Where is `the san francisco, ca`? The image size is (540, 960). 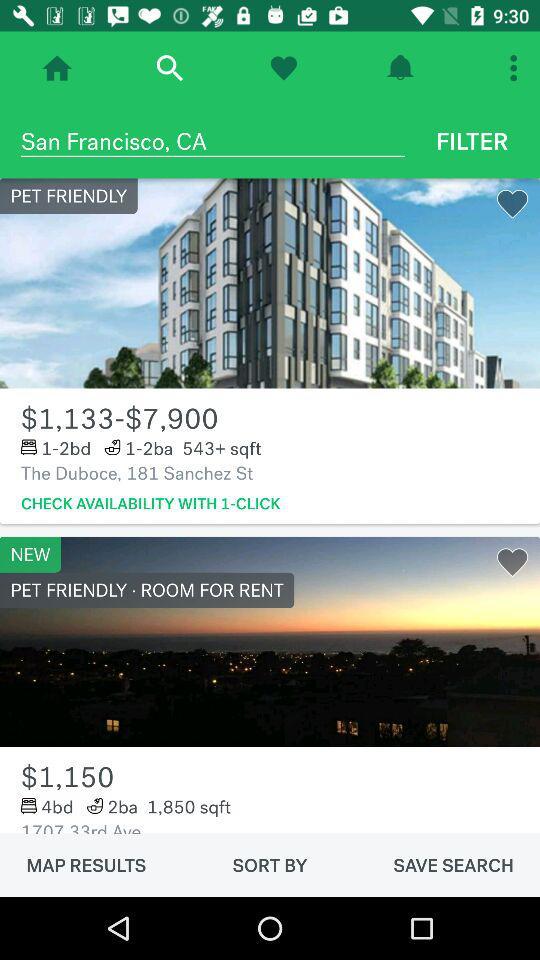
the san francisco, ca is located at coordinates (211, 140).